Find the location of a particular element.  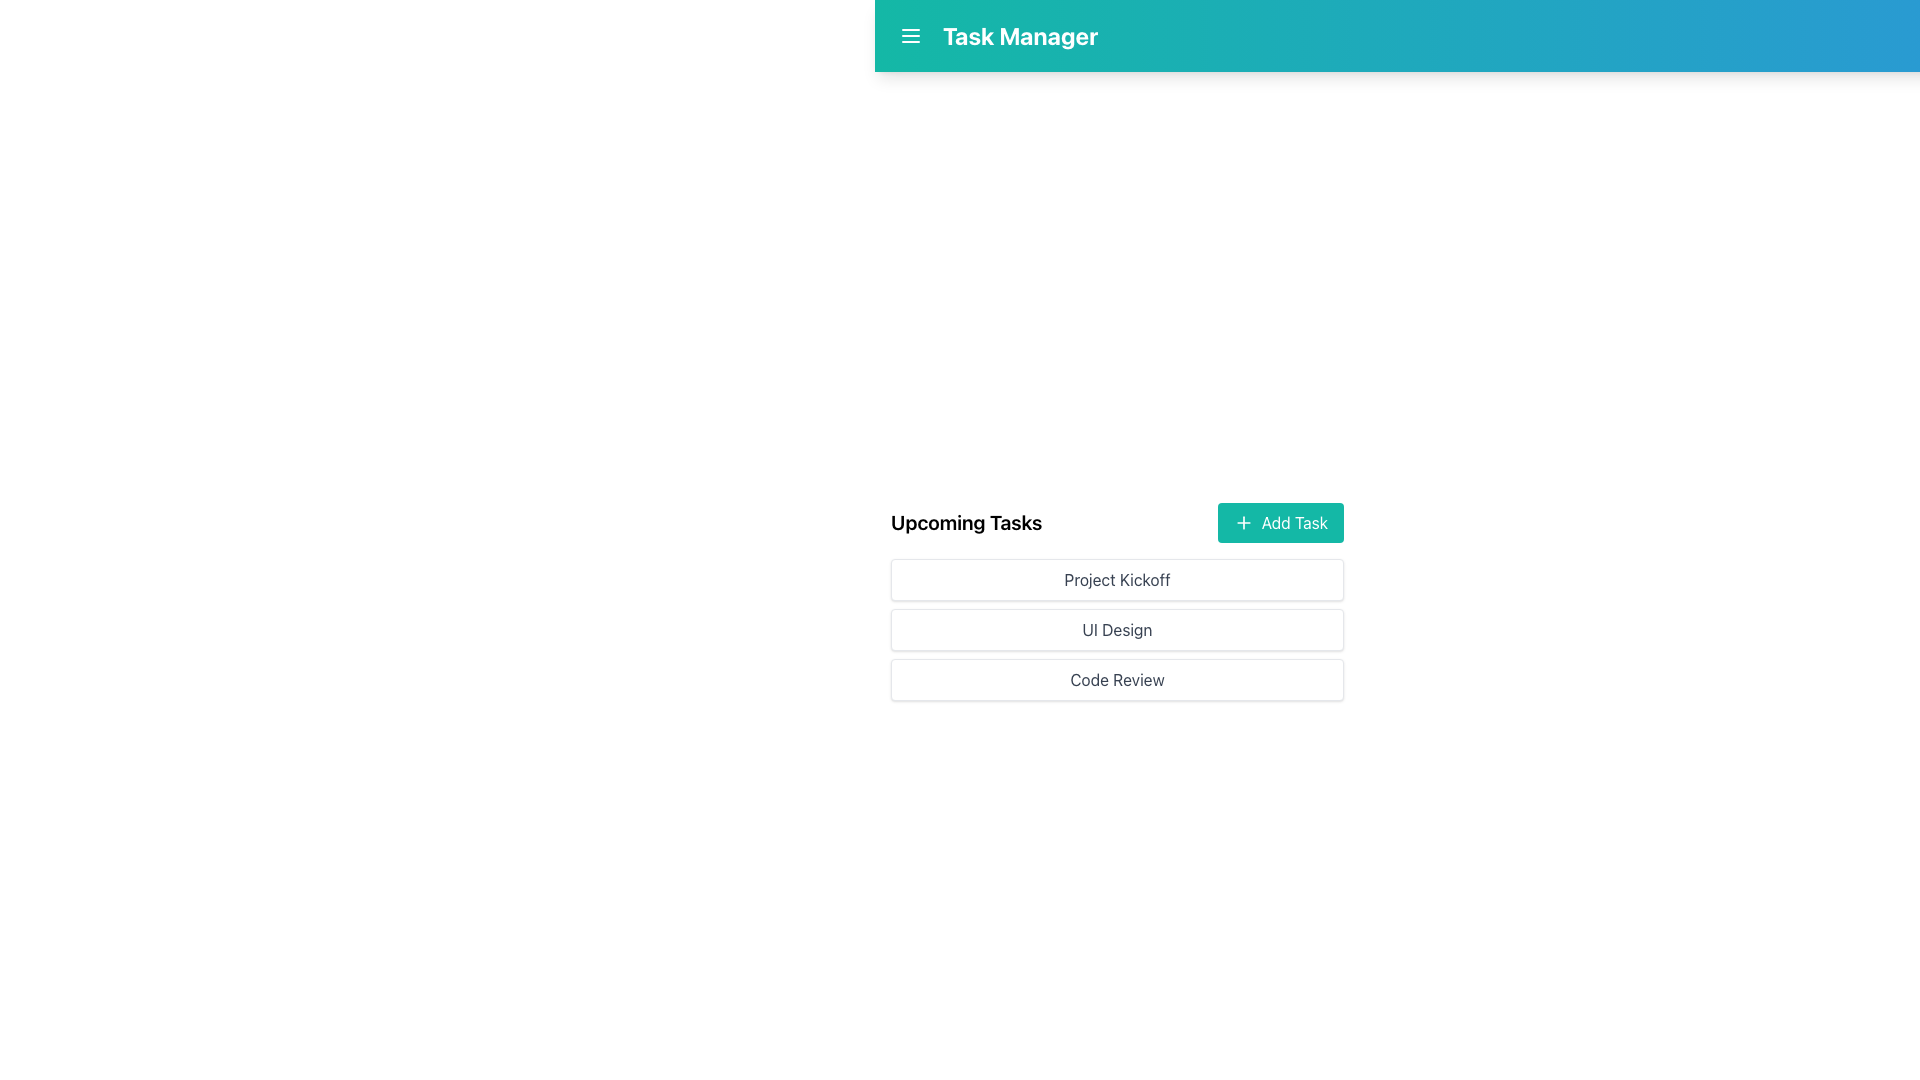

the 'Project Kickoff' text label, which is a rectangular button-like structure with rounded corners and a subtle shadow effect, positioned beneath the 'Upcoming Tasks' header is located at coordinates (1116, 579).